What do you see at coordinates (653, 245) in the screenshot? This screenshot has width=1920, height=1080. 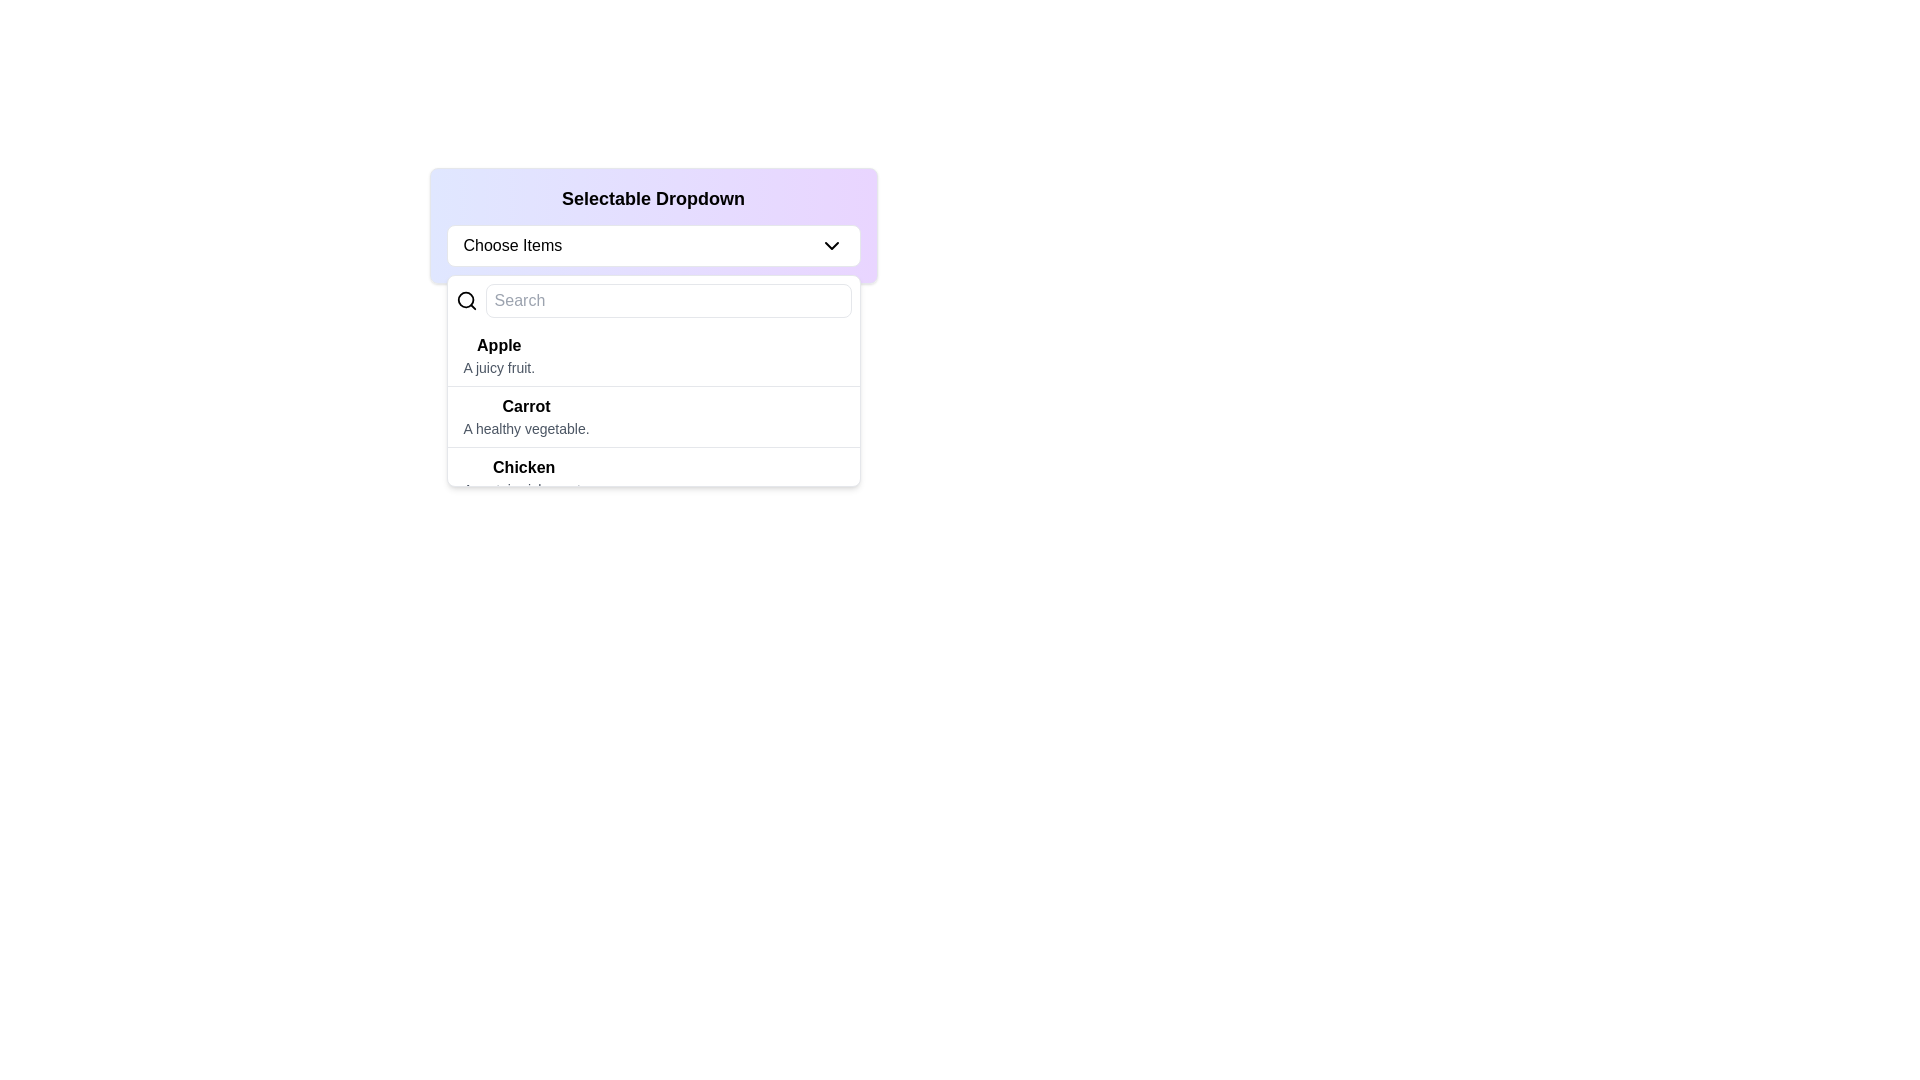 I see `the 'Choose Items' dropdown menu` at bounding box center [653, 245].